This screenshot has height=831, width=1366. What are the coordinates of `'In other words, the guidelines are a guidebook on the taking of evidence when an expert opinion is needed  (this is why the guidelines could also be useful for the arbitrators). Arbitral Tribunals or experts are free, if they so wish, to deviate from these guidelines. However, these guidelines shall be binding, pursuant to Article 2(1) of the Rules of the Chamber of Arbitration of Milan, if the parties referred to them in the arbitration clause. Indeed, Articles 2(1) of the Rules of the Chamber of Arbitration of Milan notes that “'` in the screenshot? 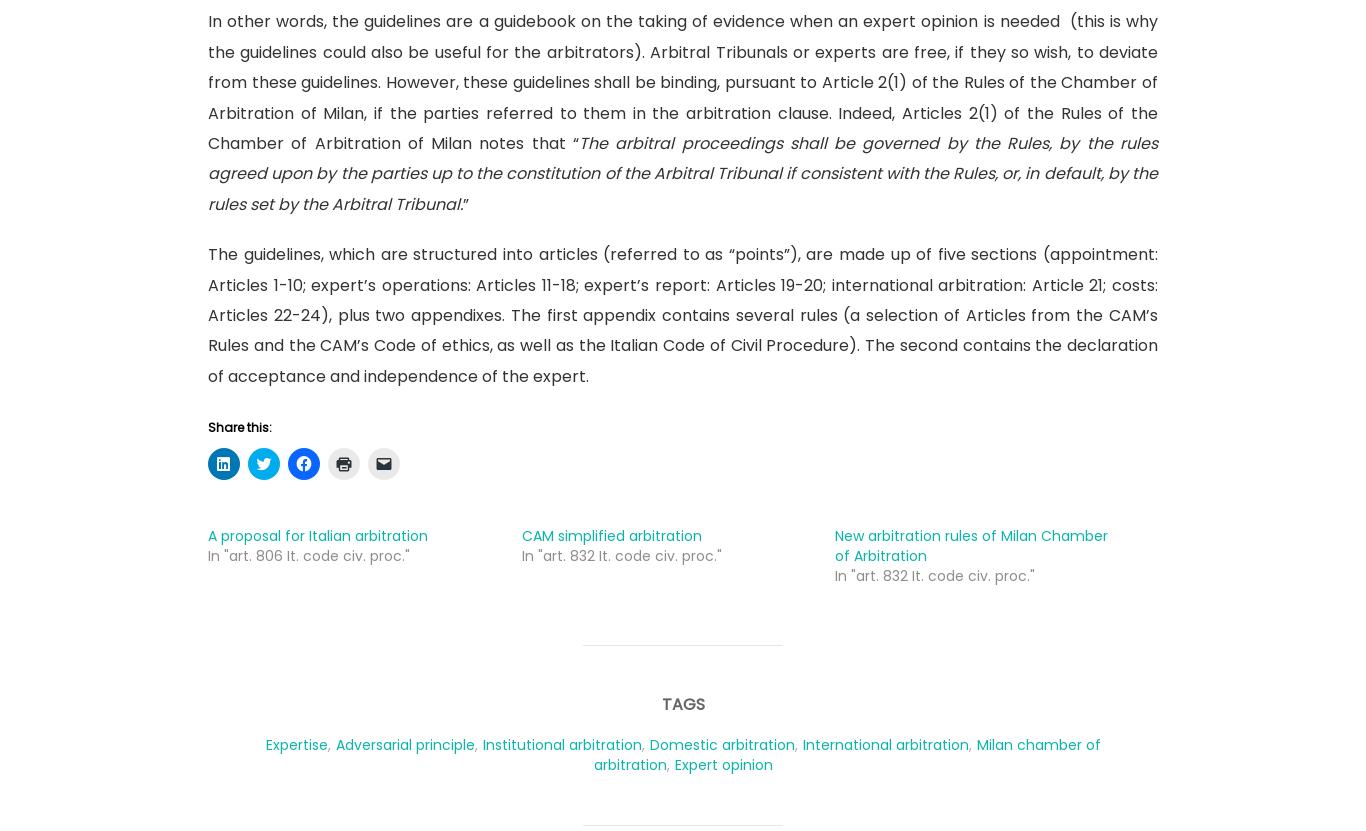 It's located at (683, 81).